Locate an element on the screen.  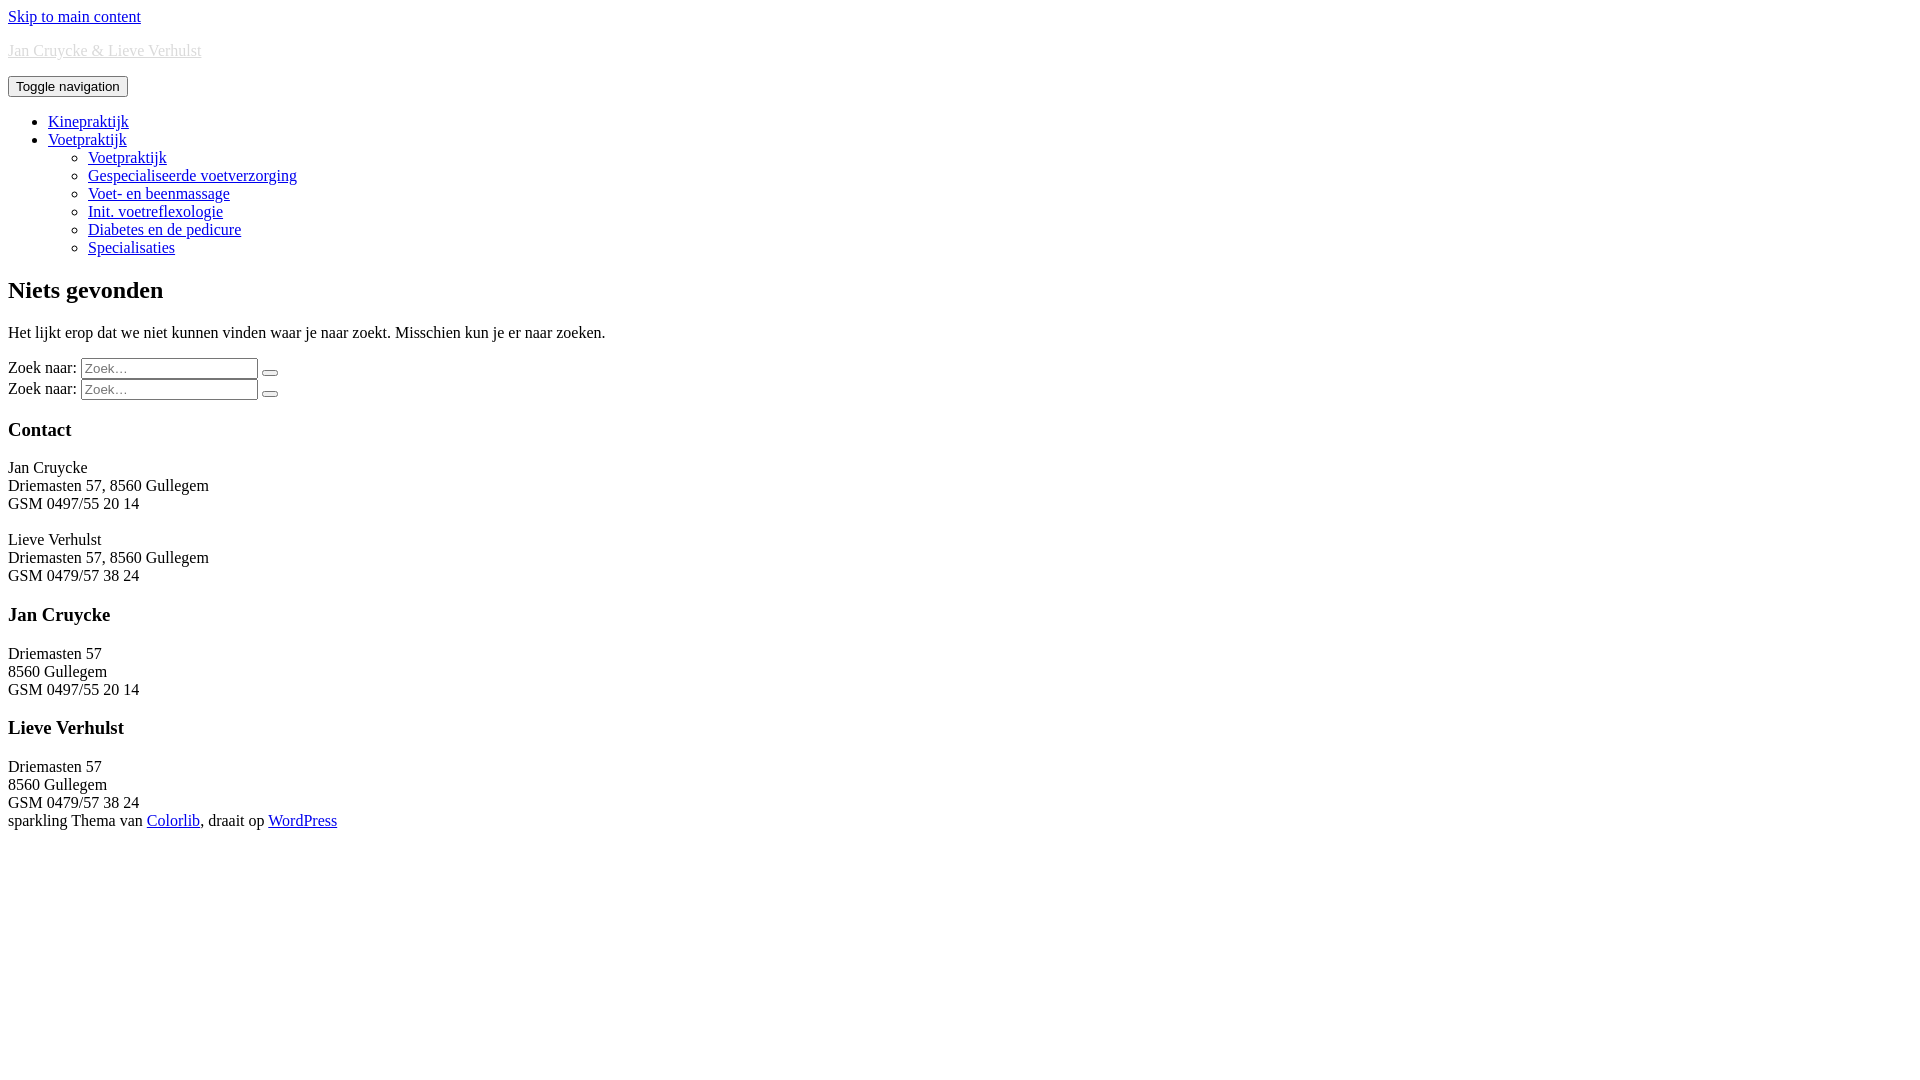
'Gespecialiseerde voetverzorging' is located at coordinates (192, 174).